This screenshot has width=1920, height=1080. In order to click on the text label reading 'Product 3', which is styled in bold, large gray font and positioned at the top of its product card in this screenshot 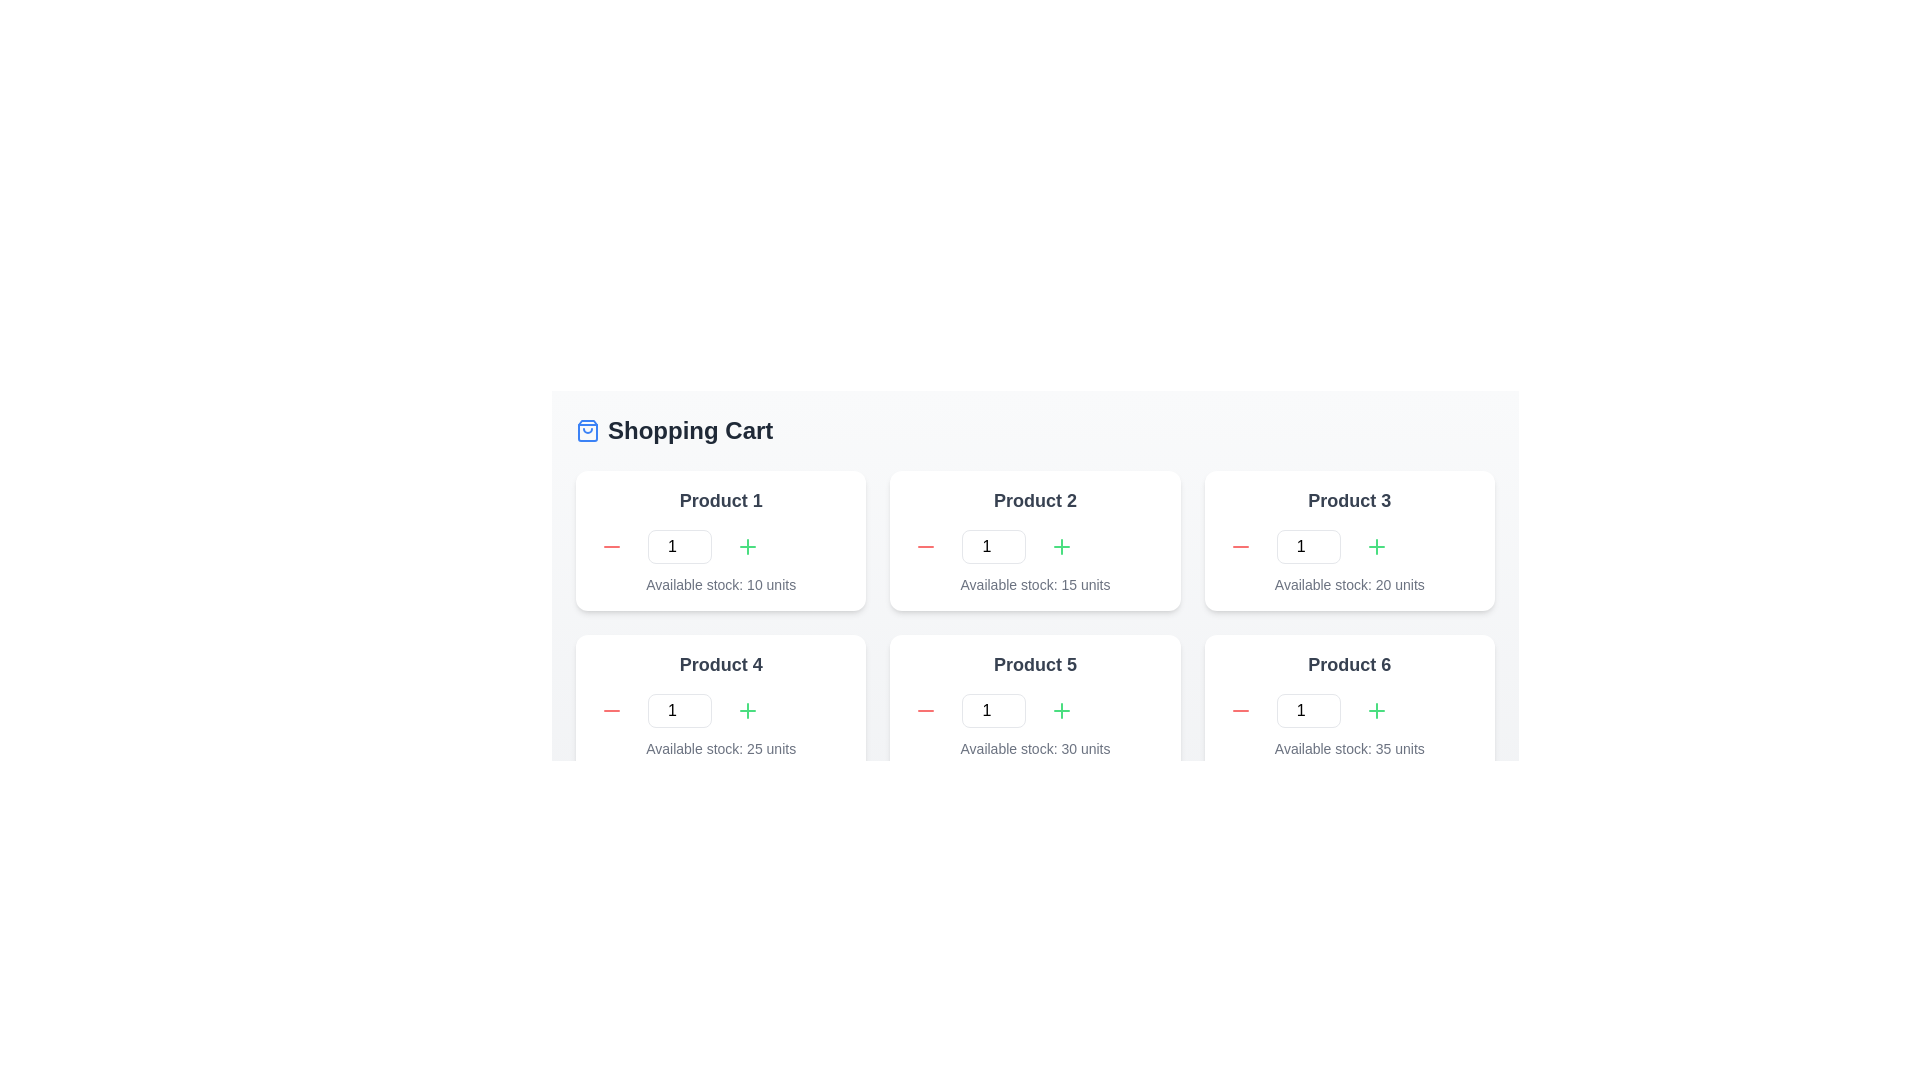, I will do `click(1349, 500)`.